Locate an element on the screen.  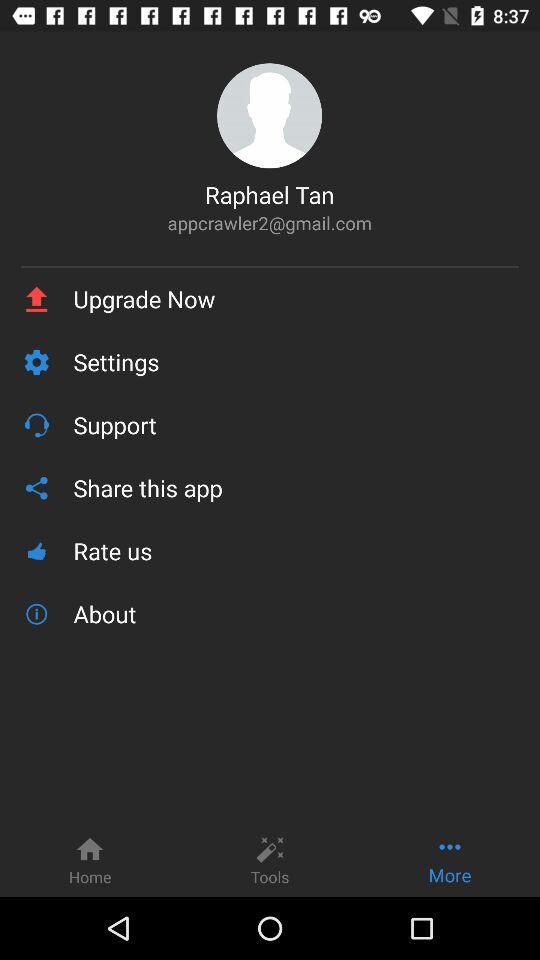
appcrawler2@gmail.com is located at coordinates (269, 223).